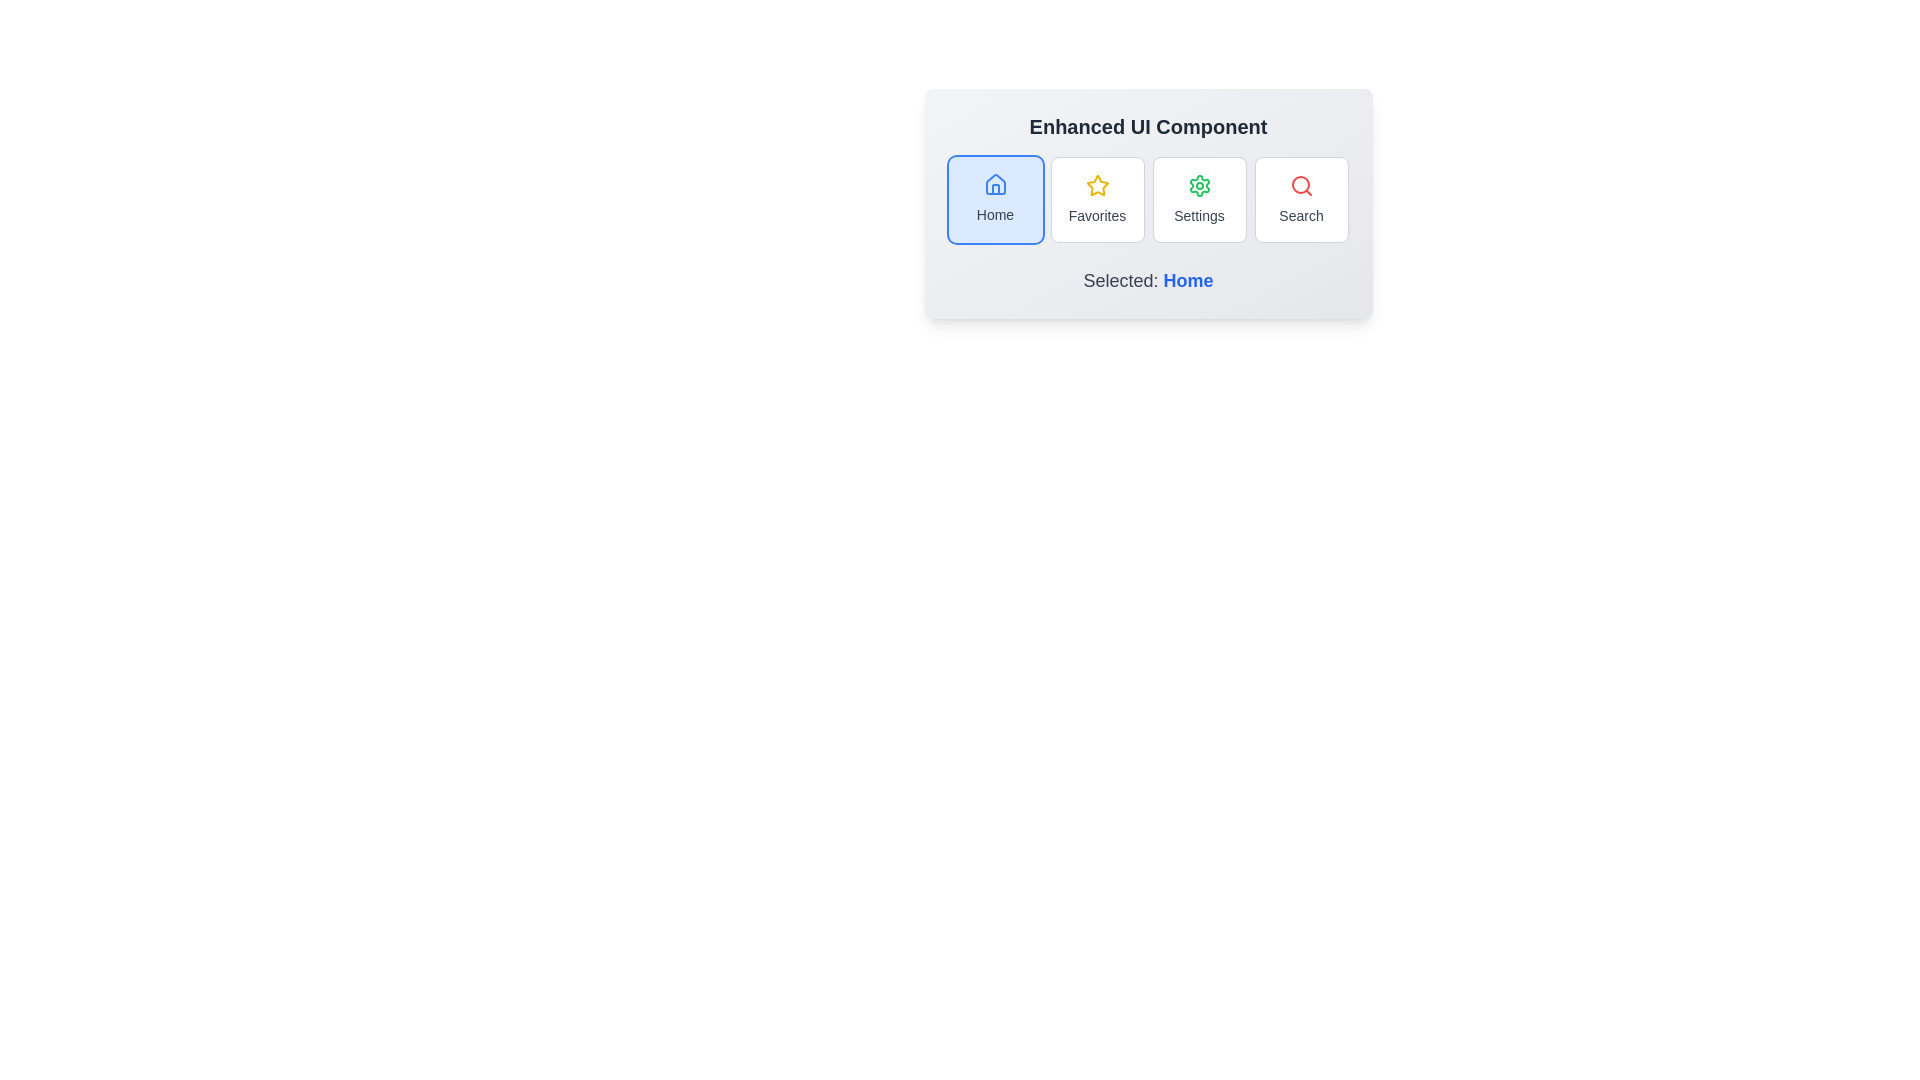 Image resolution: width=1920 pixels, height=1080 pixels. I want to click on the text indicator that displays the currently selected option, which is 'Home', located below the main grid of options, so click(1148, 281).